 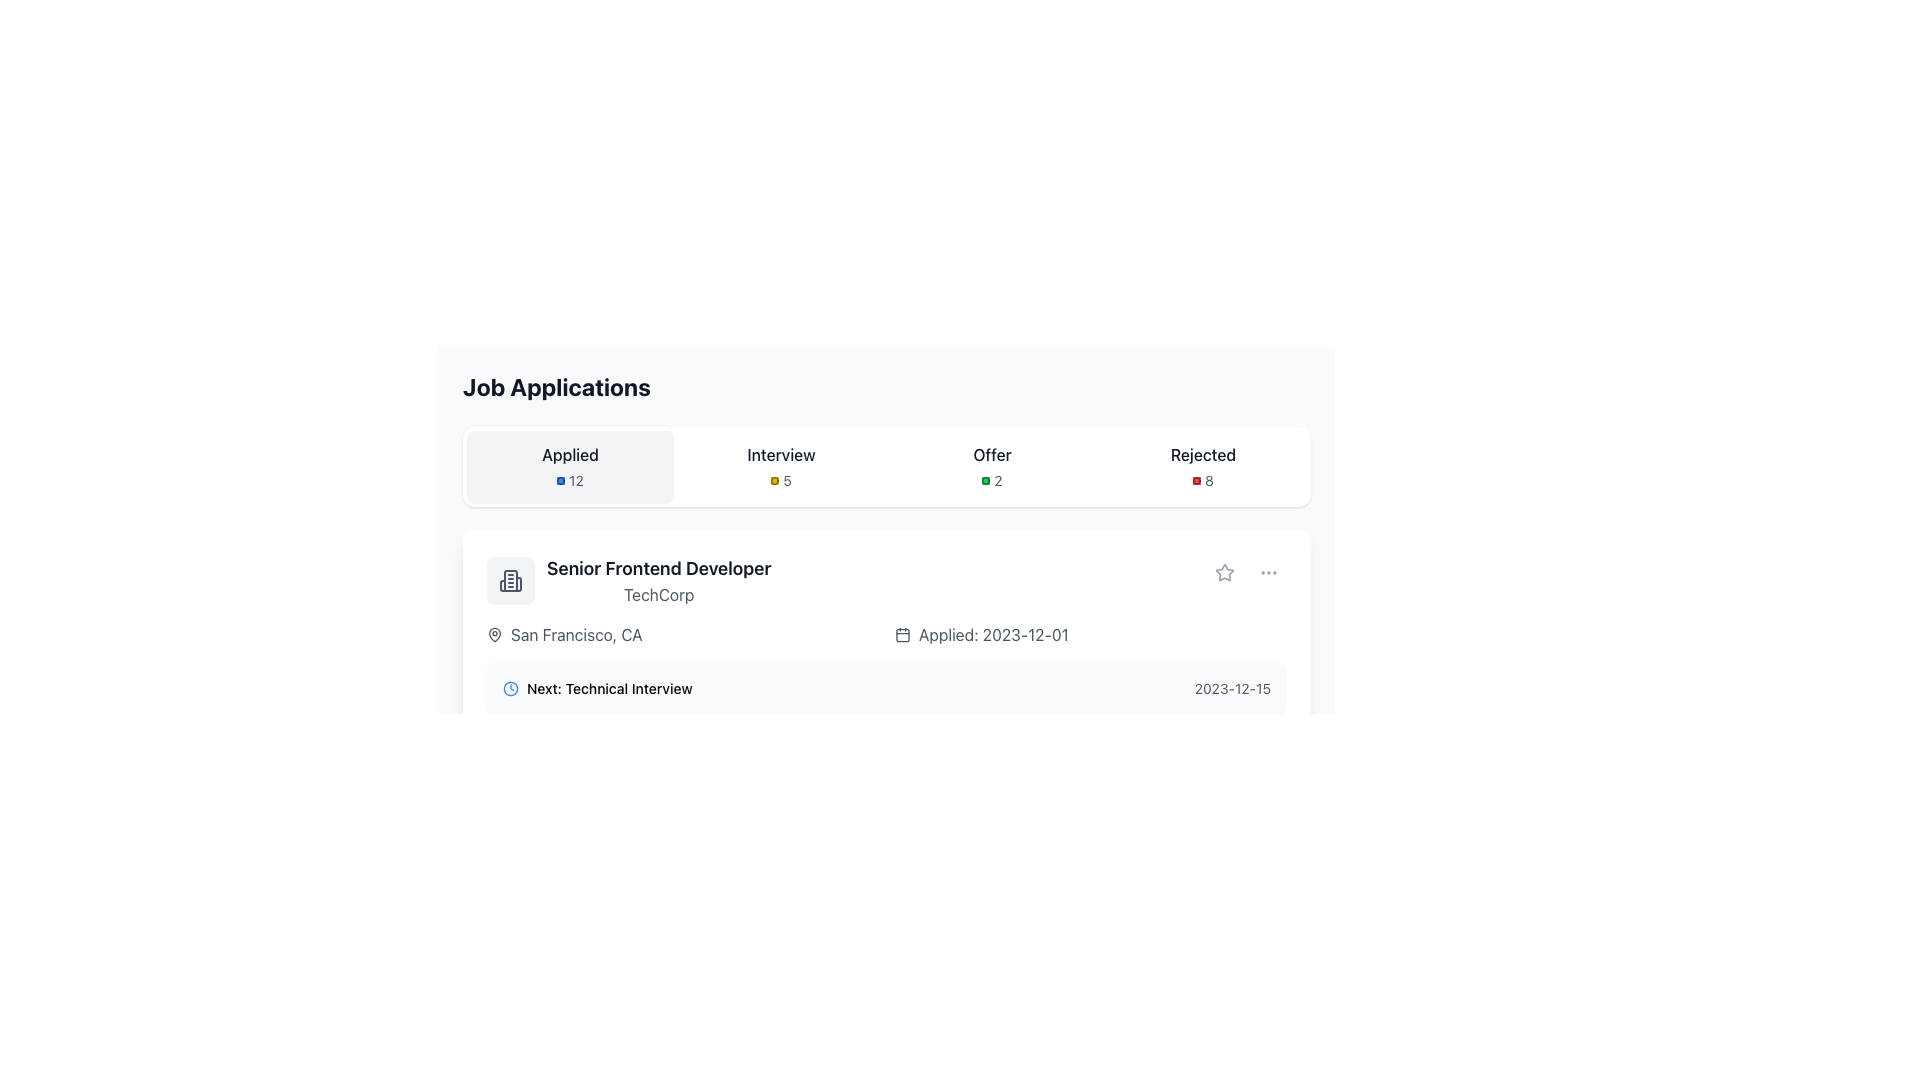 What do you see at coordinates (901, 635) in the screenshot?
I see `the small, calendar-shaped icon located to the left of the text 'Applied: 2023-12-01' within the 'Senior Frontend Developer' job application card` at bounding box center [901, 635].